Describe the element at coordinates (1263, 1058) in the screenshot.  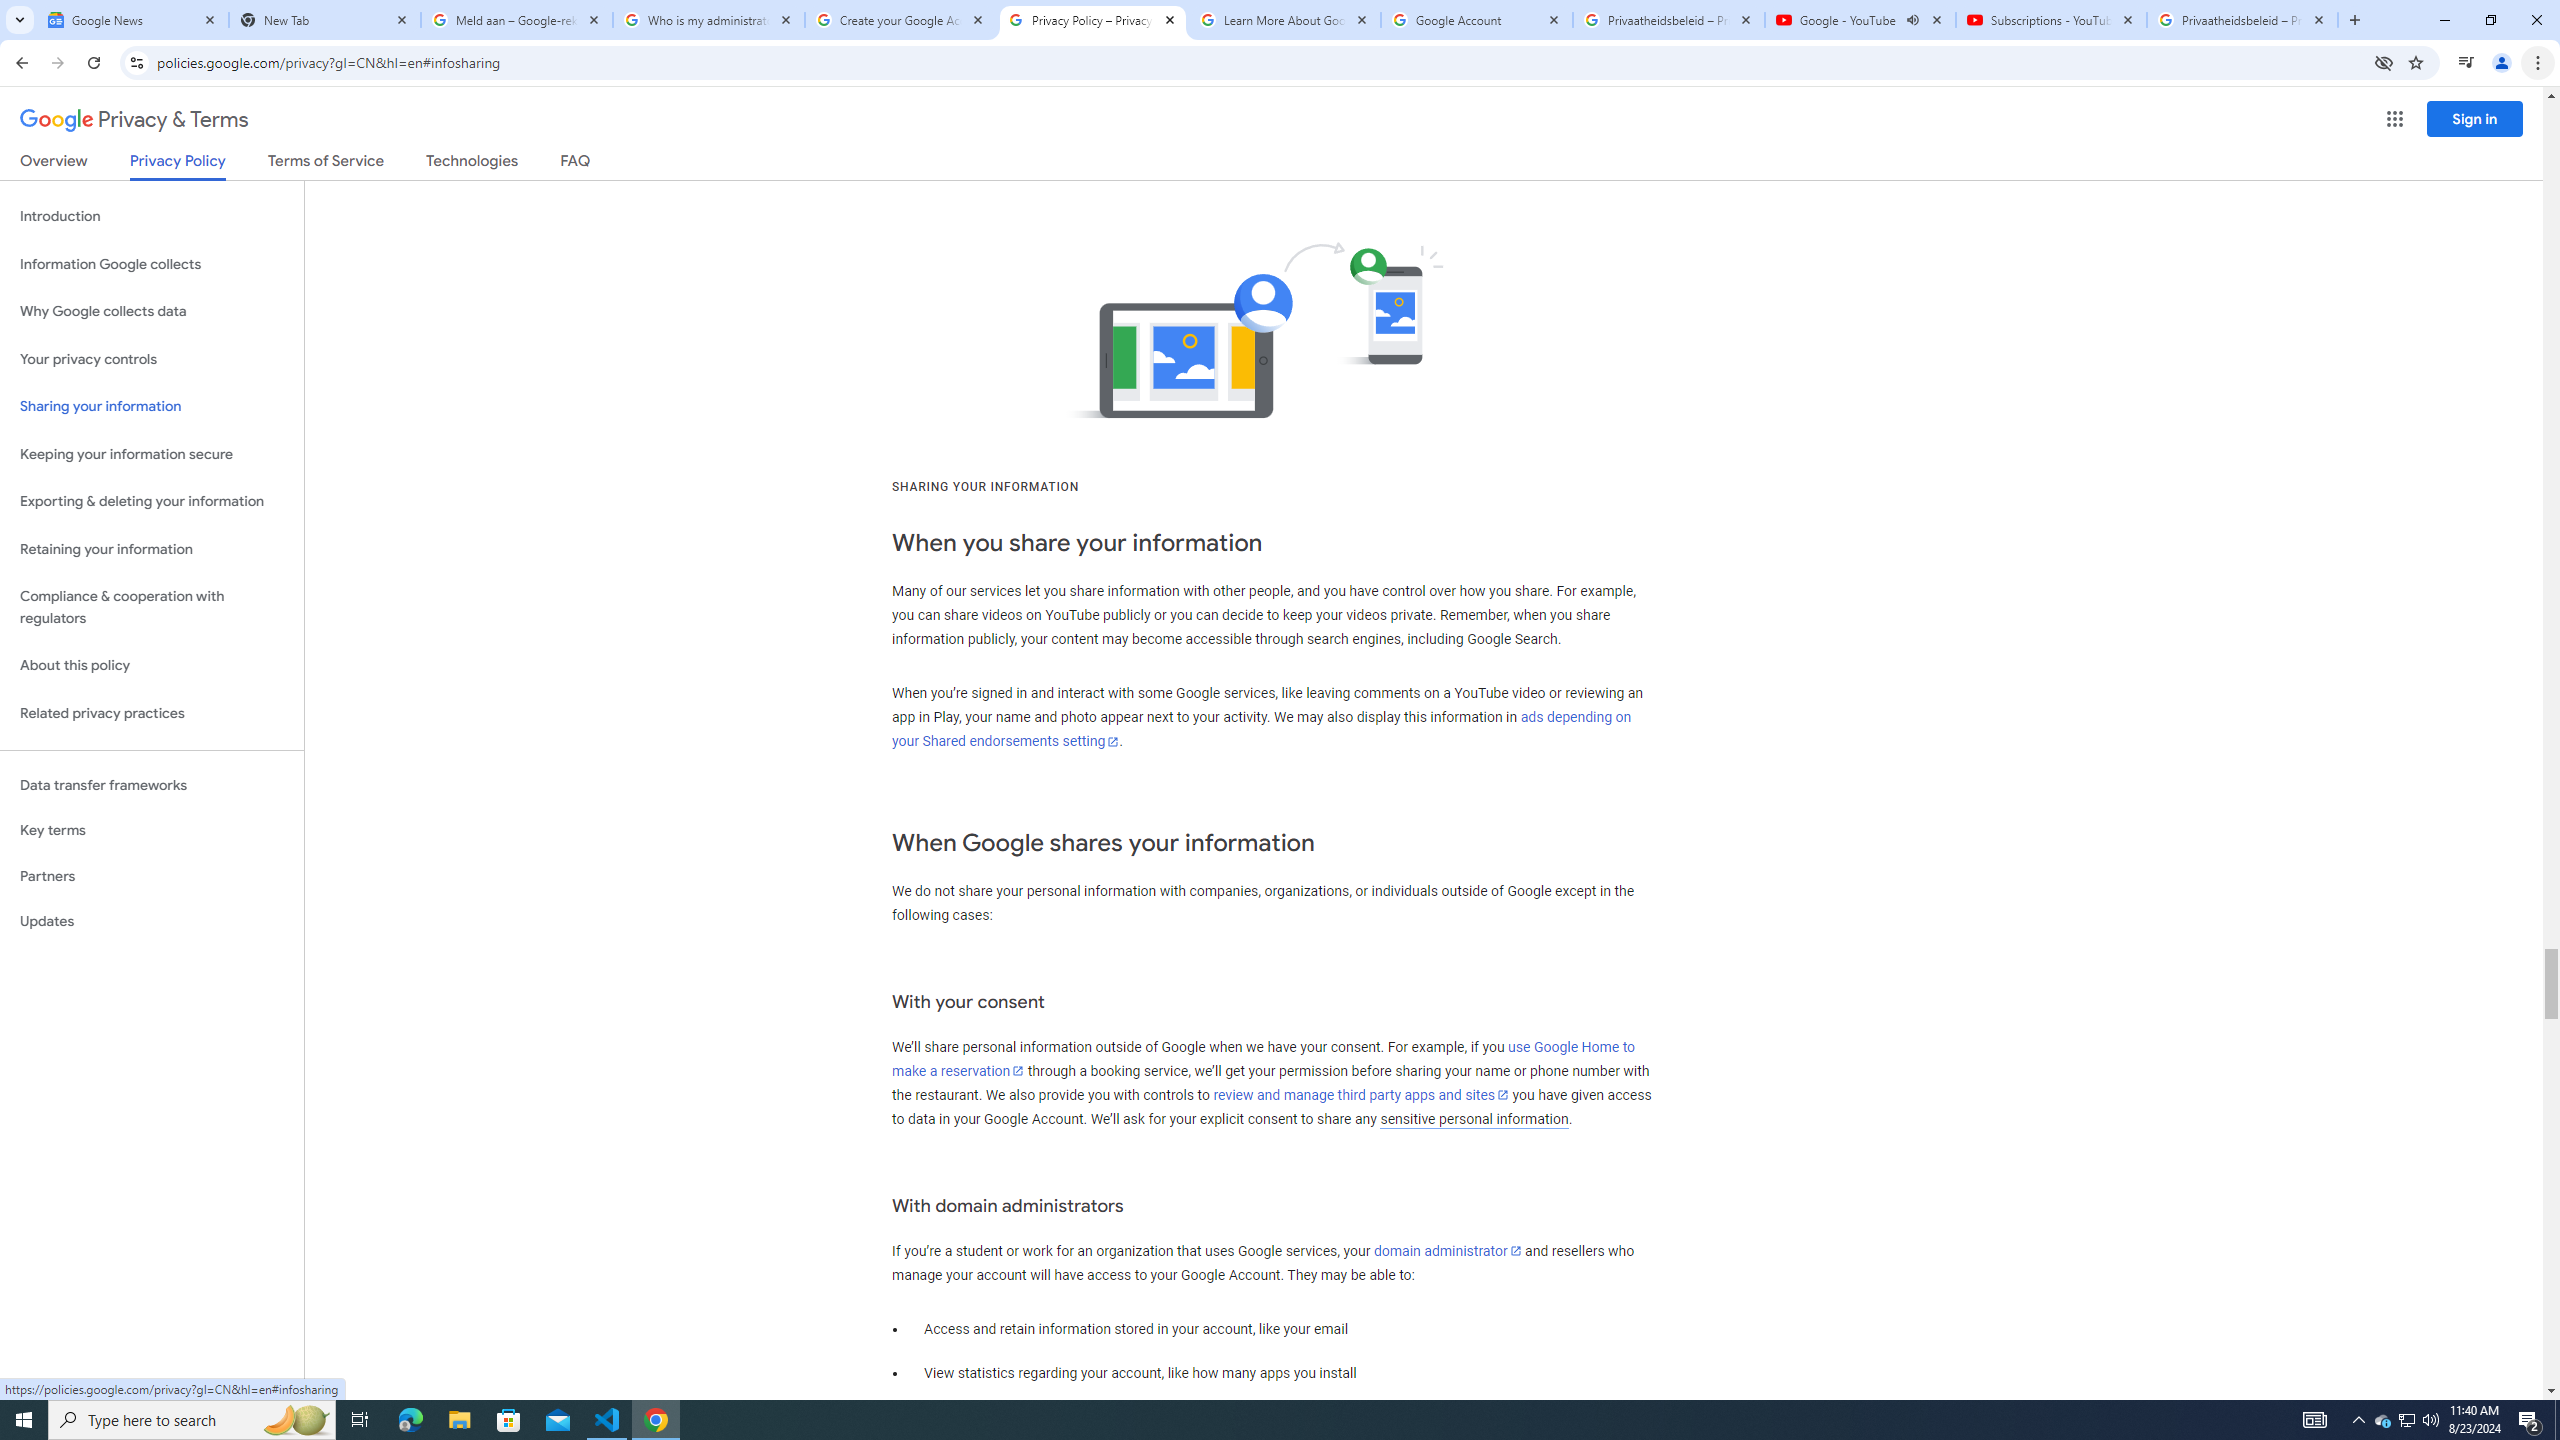
I see `'use Google Home to make a reservation'` at that location.